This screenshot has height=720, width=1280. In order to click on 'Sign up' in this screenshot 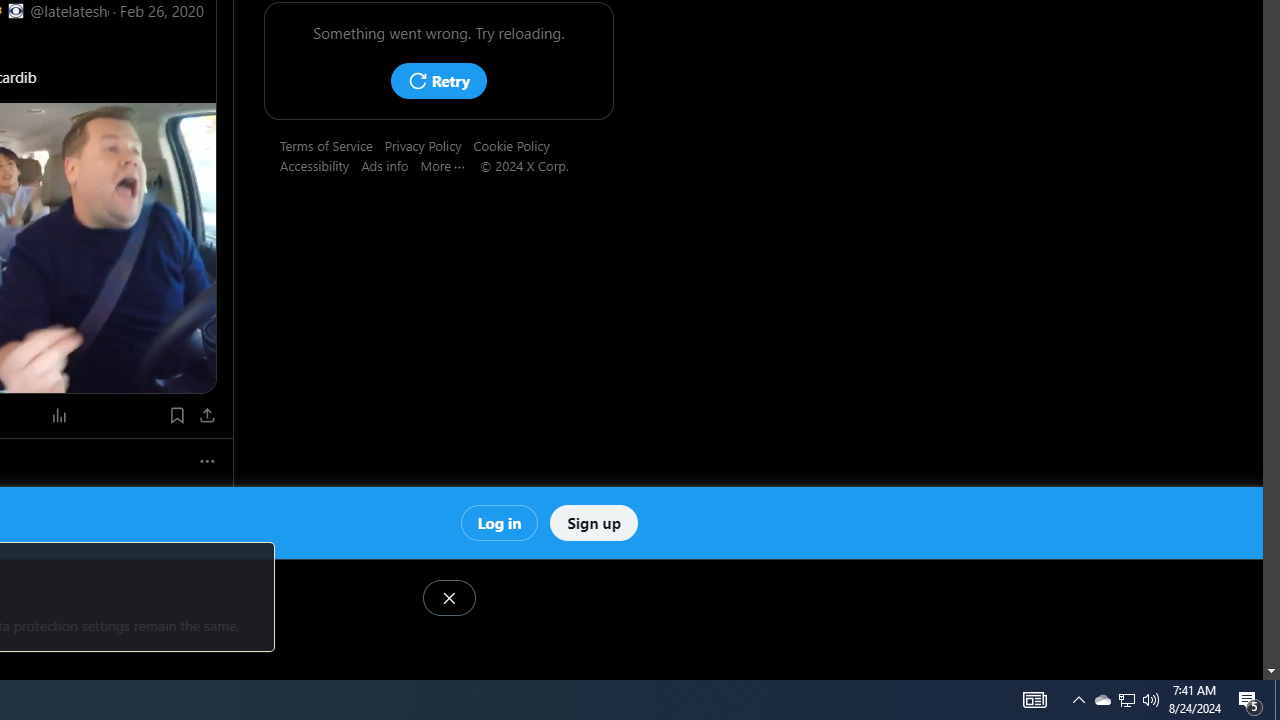, I will do `click(592, 521)`.